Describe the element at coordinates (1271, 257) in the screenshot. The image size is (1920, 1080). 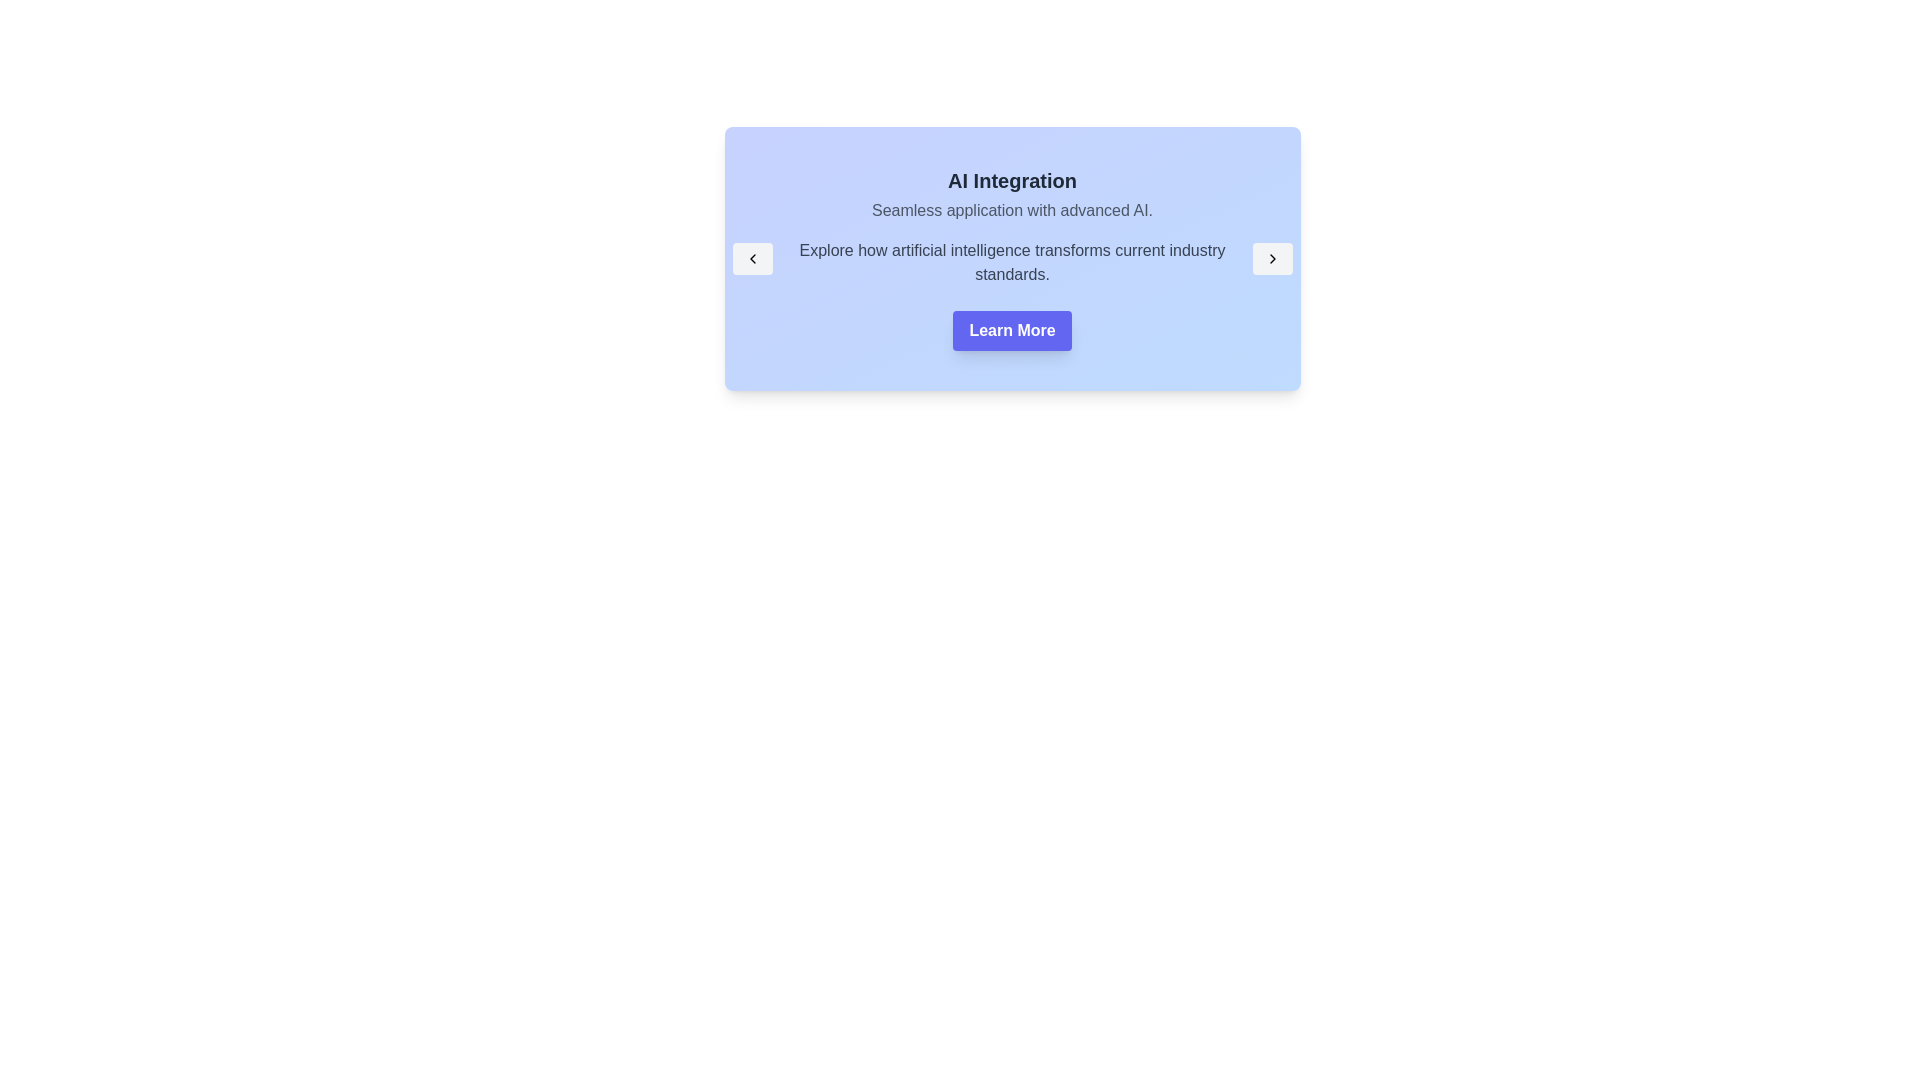
I see `the right-pointing chevron icon button with a light gray background` at that location.